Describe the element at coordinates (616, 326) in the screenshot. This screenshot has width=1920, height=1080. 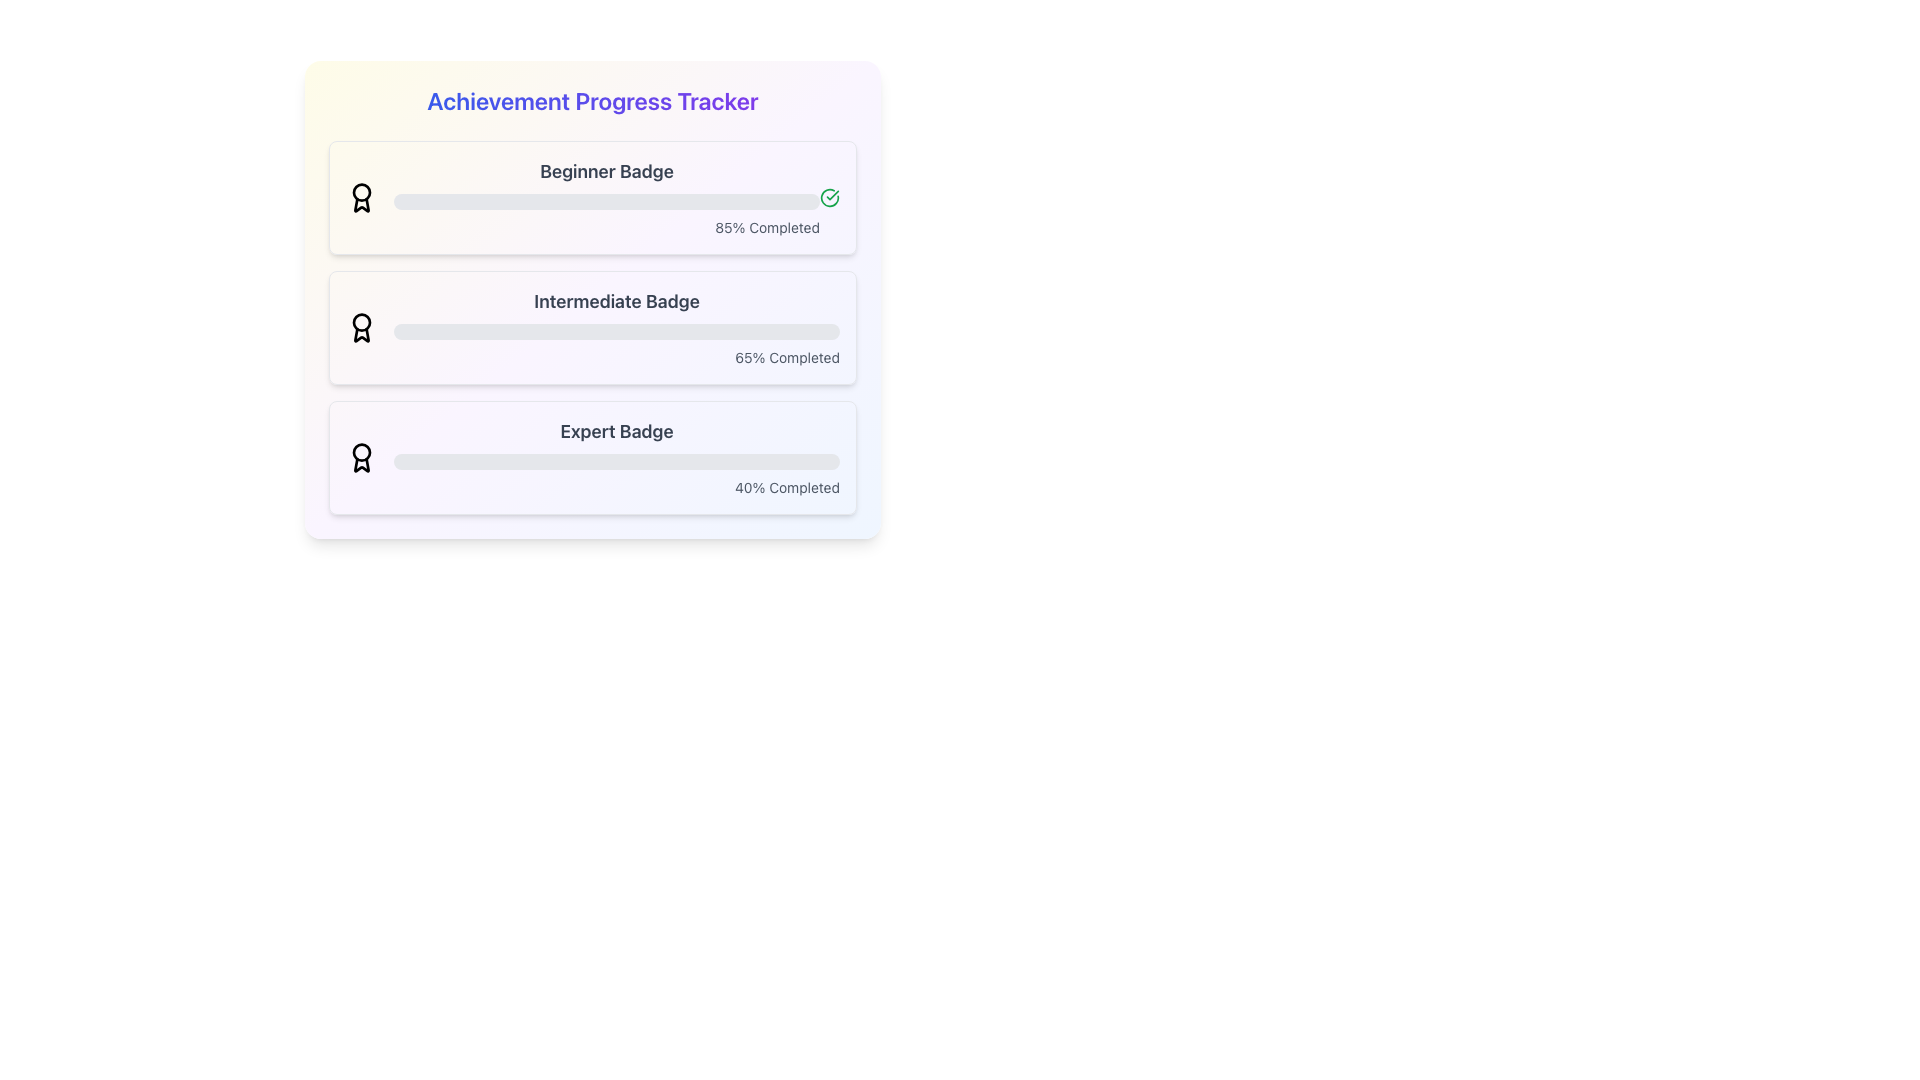
I see `the Progress Indicator displaying 'Intermediate Badge' to read details about the progress and completion percentage` at that location.